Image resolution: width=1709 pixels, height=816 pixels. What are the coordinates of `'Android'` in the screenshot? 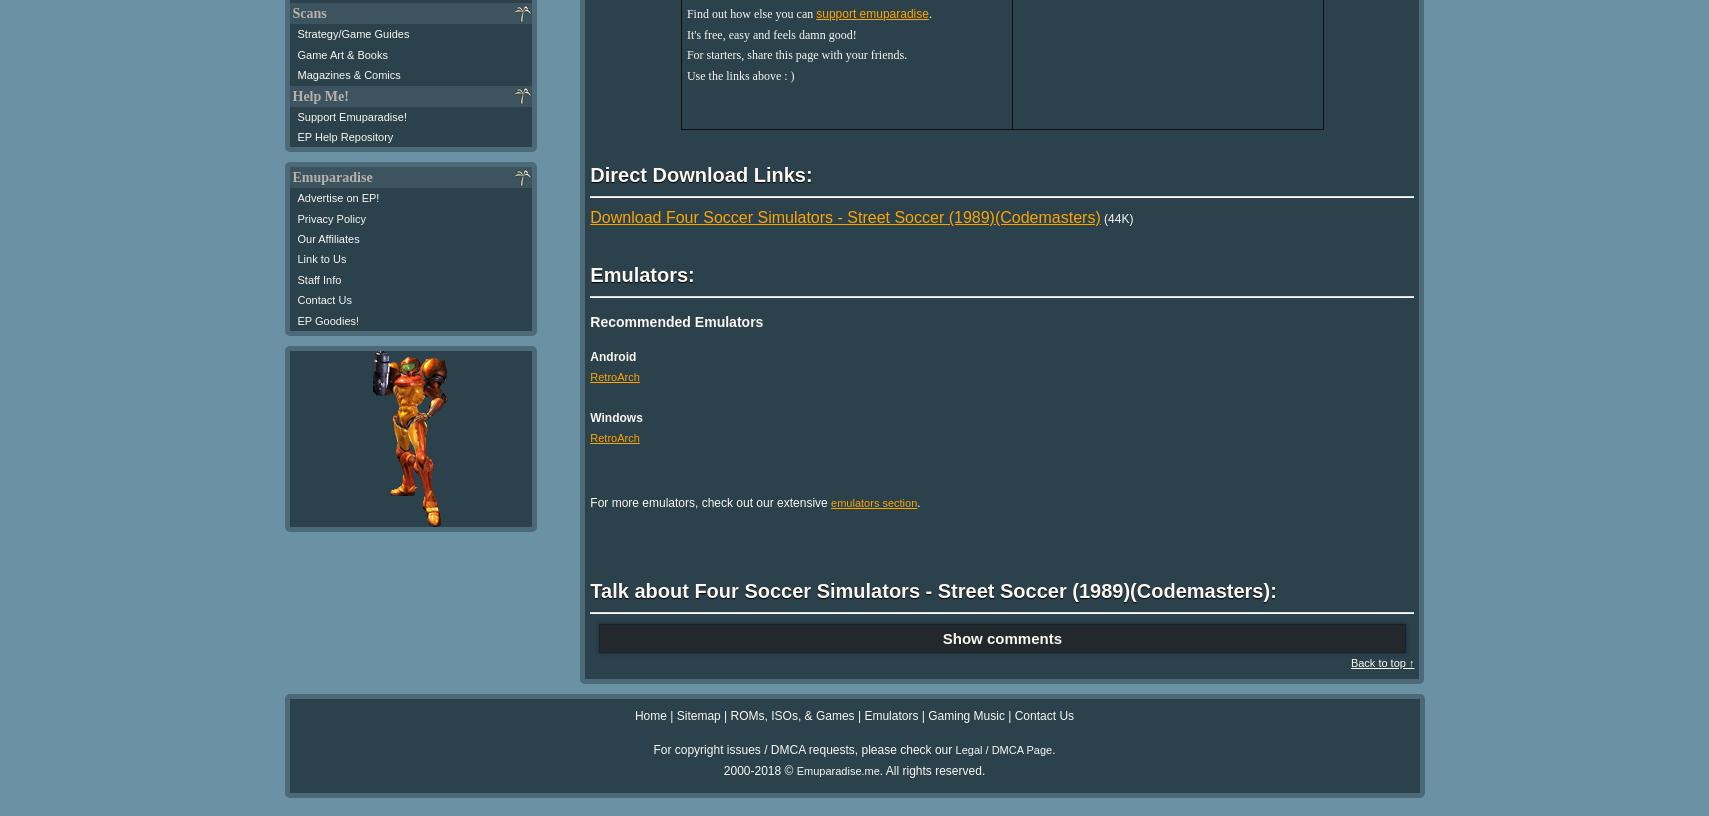 It's located at (612, 356).